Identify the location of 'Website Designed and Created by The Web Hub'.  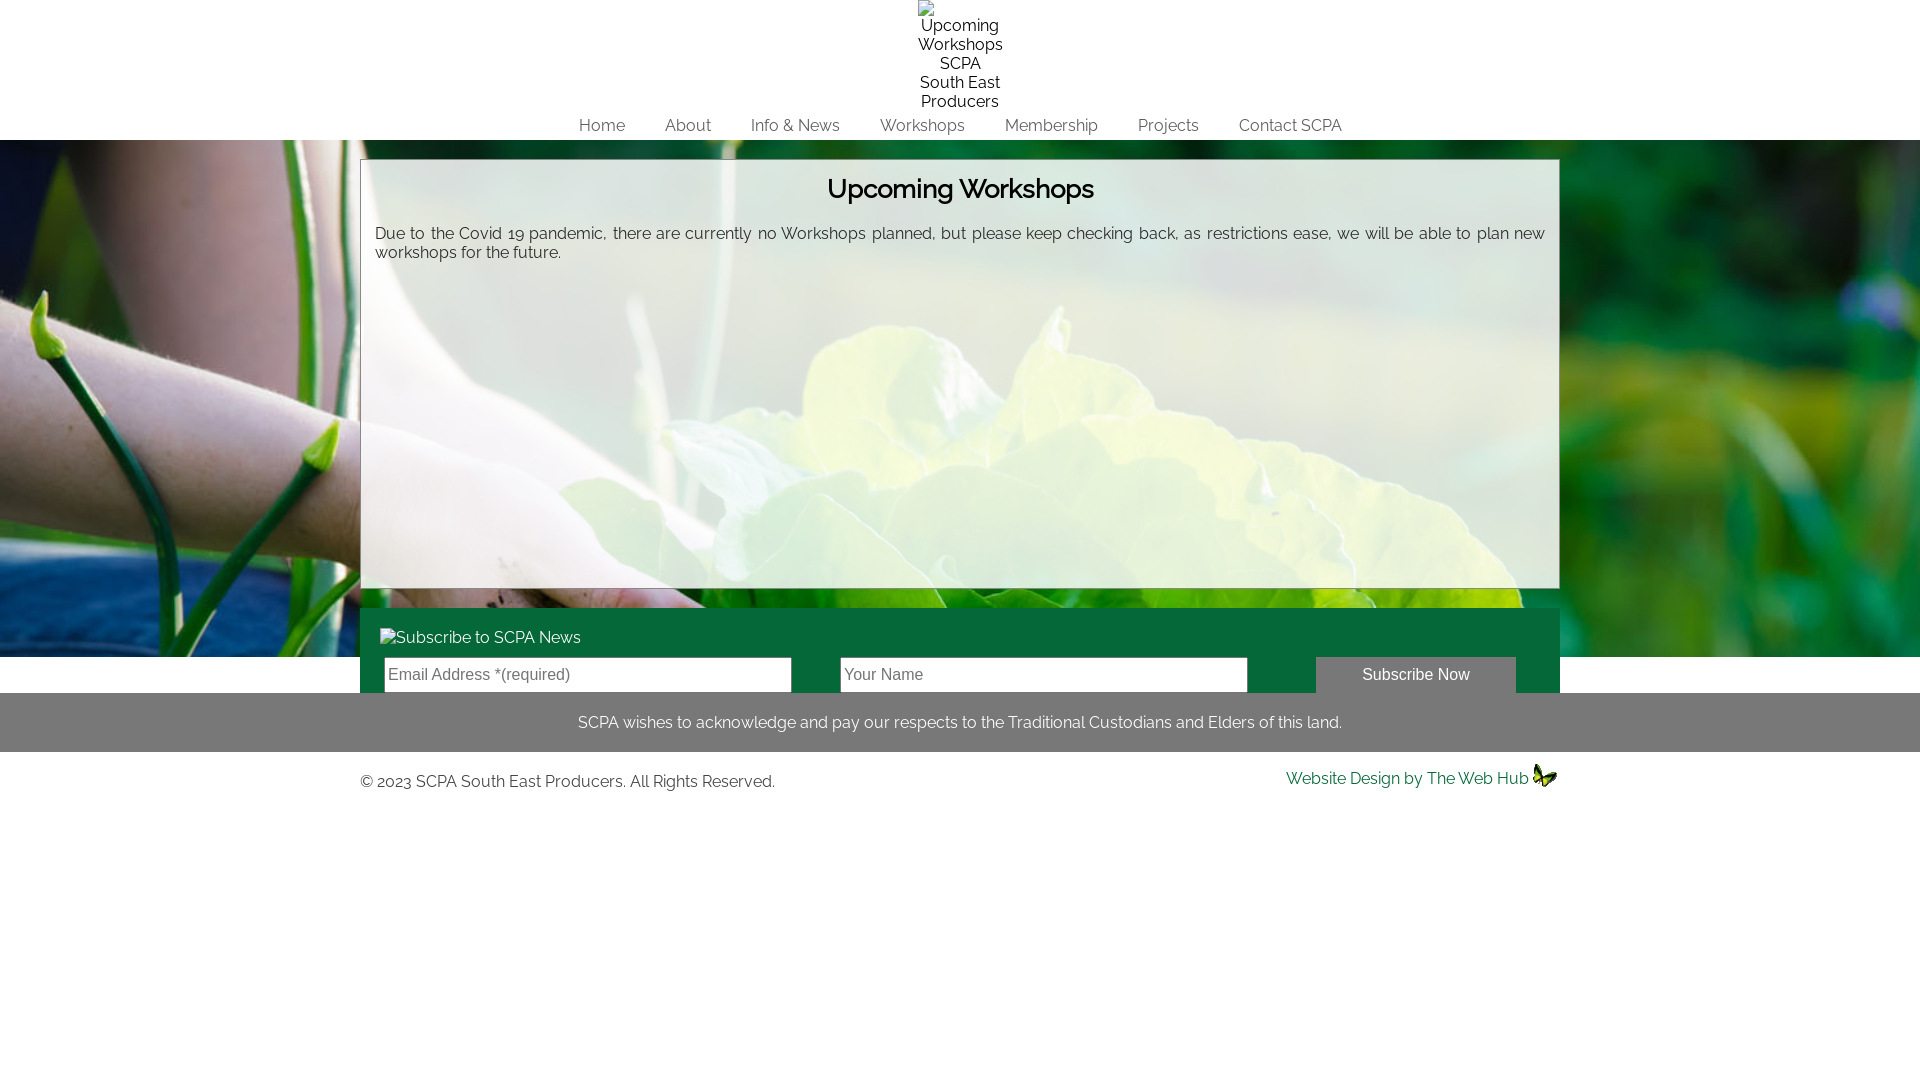
(1545, 774).